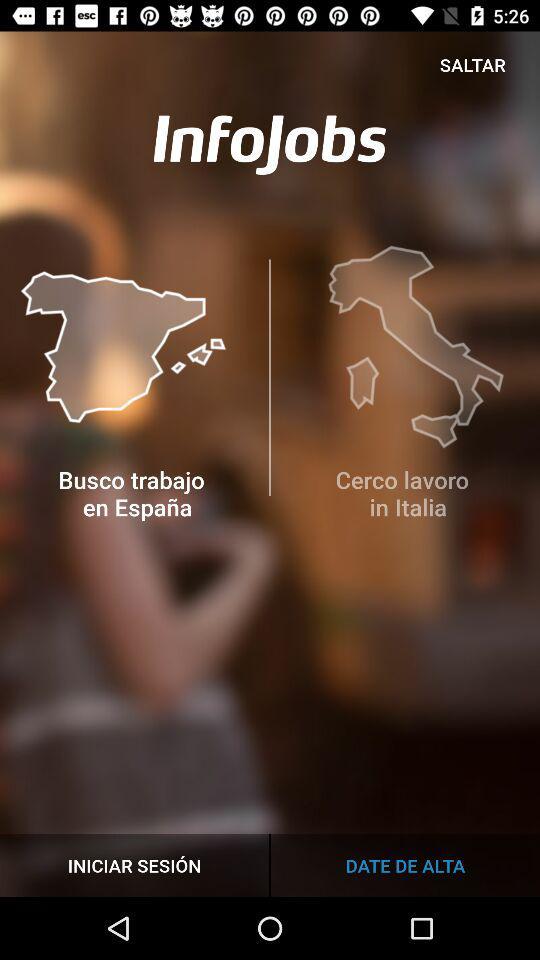 This screenshot has height=960, width=540. I want to click on date de alta at the bottom right corner, so click(405, 864).